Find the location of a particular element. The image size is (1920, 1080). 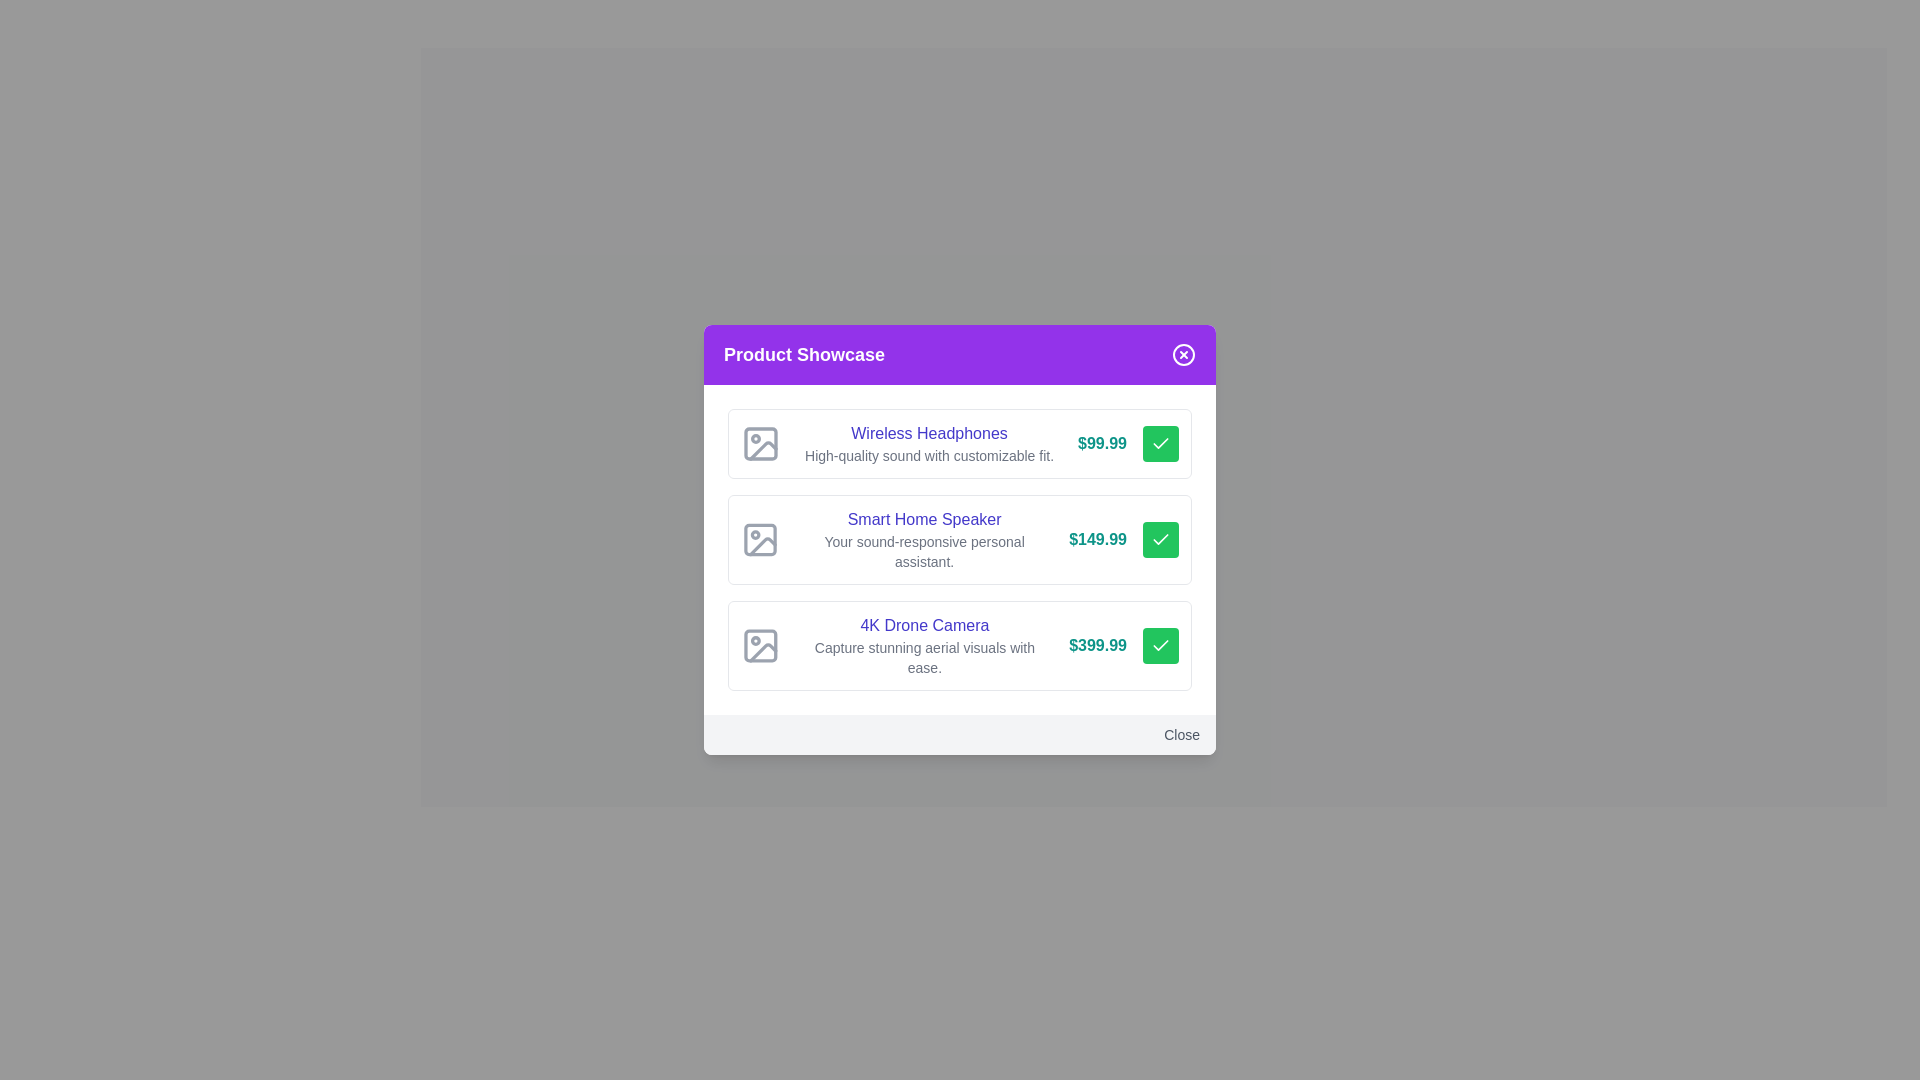

the icon resembling a photo frame with a circular object in one corner, located to the left of the '4K Drone Camera' list item in the modal is located at coordinates (759, 645).